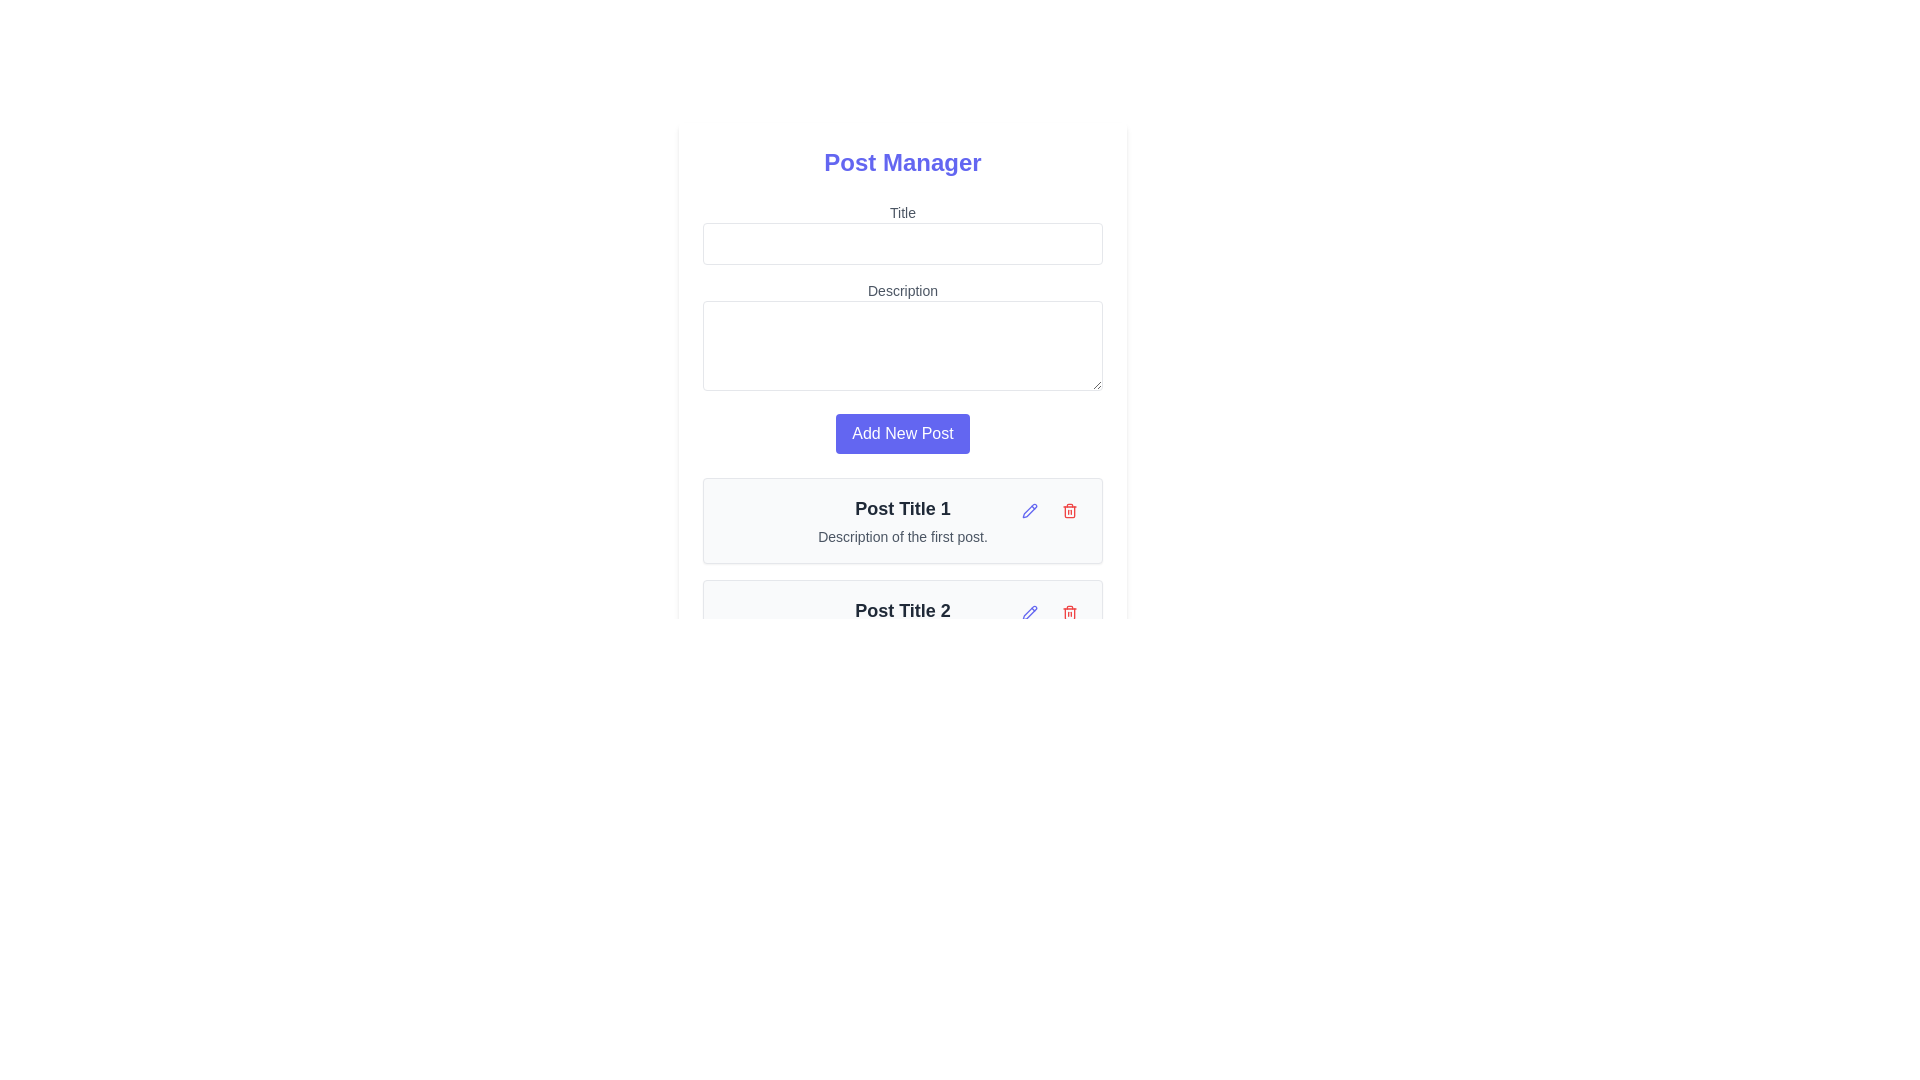 The height and width of the screenshot is (1080, 1920). I want to click on the delete button, which is the second trash icon, so click(1069, 612).